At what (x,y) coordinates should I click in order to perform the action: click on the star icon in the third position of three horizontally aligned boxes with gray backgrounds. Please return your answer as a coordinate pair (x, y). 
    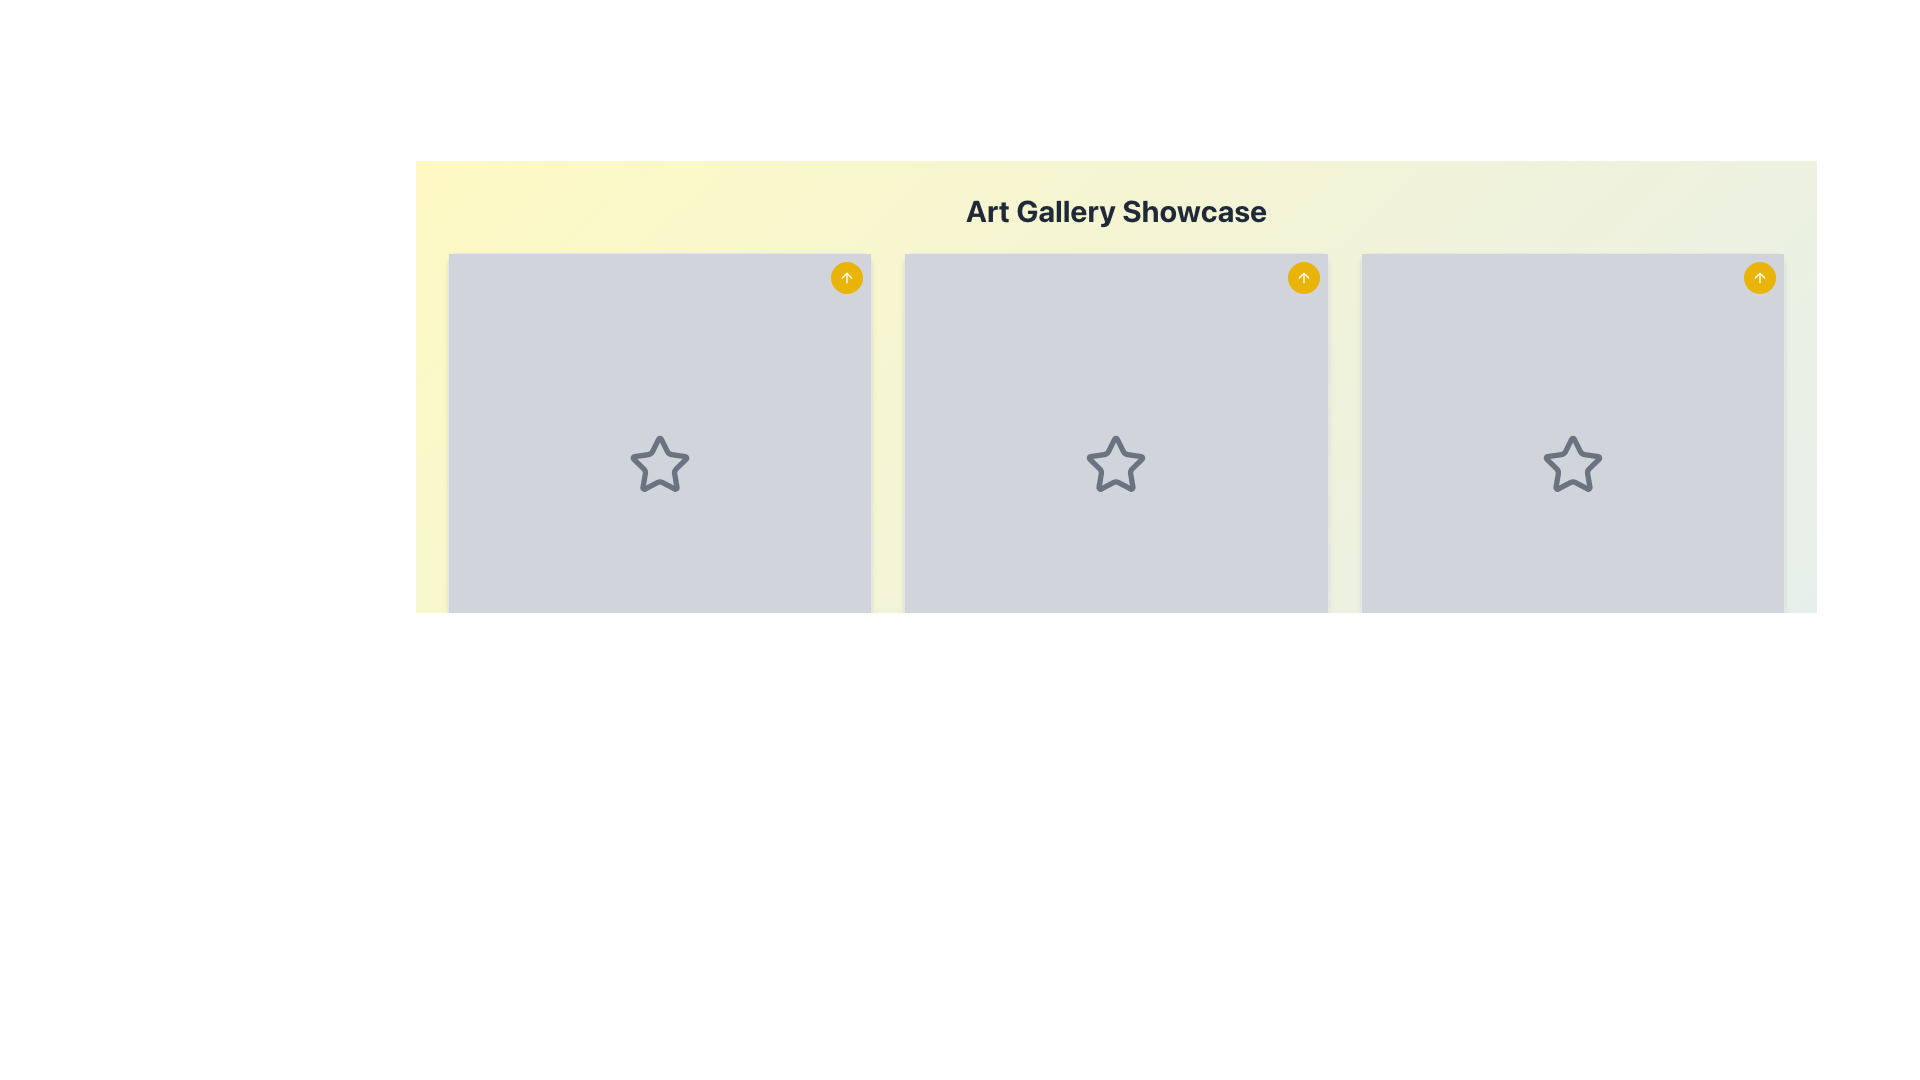
    Looking at the image, I should click on (1571, 465).